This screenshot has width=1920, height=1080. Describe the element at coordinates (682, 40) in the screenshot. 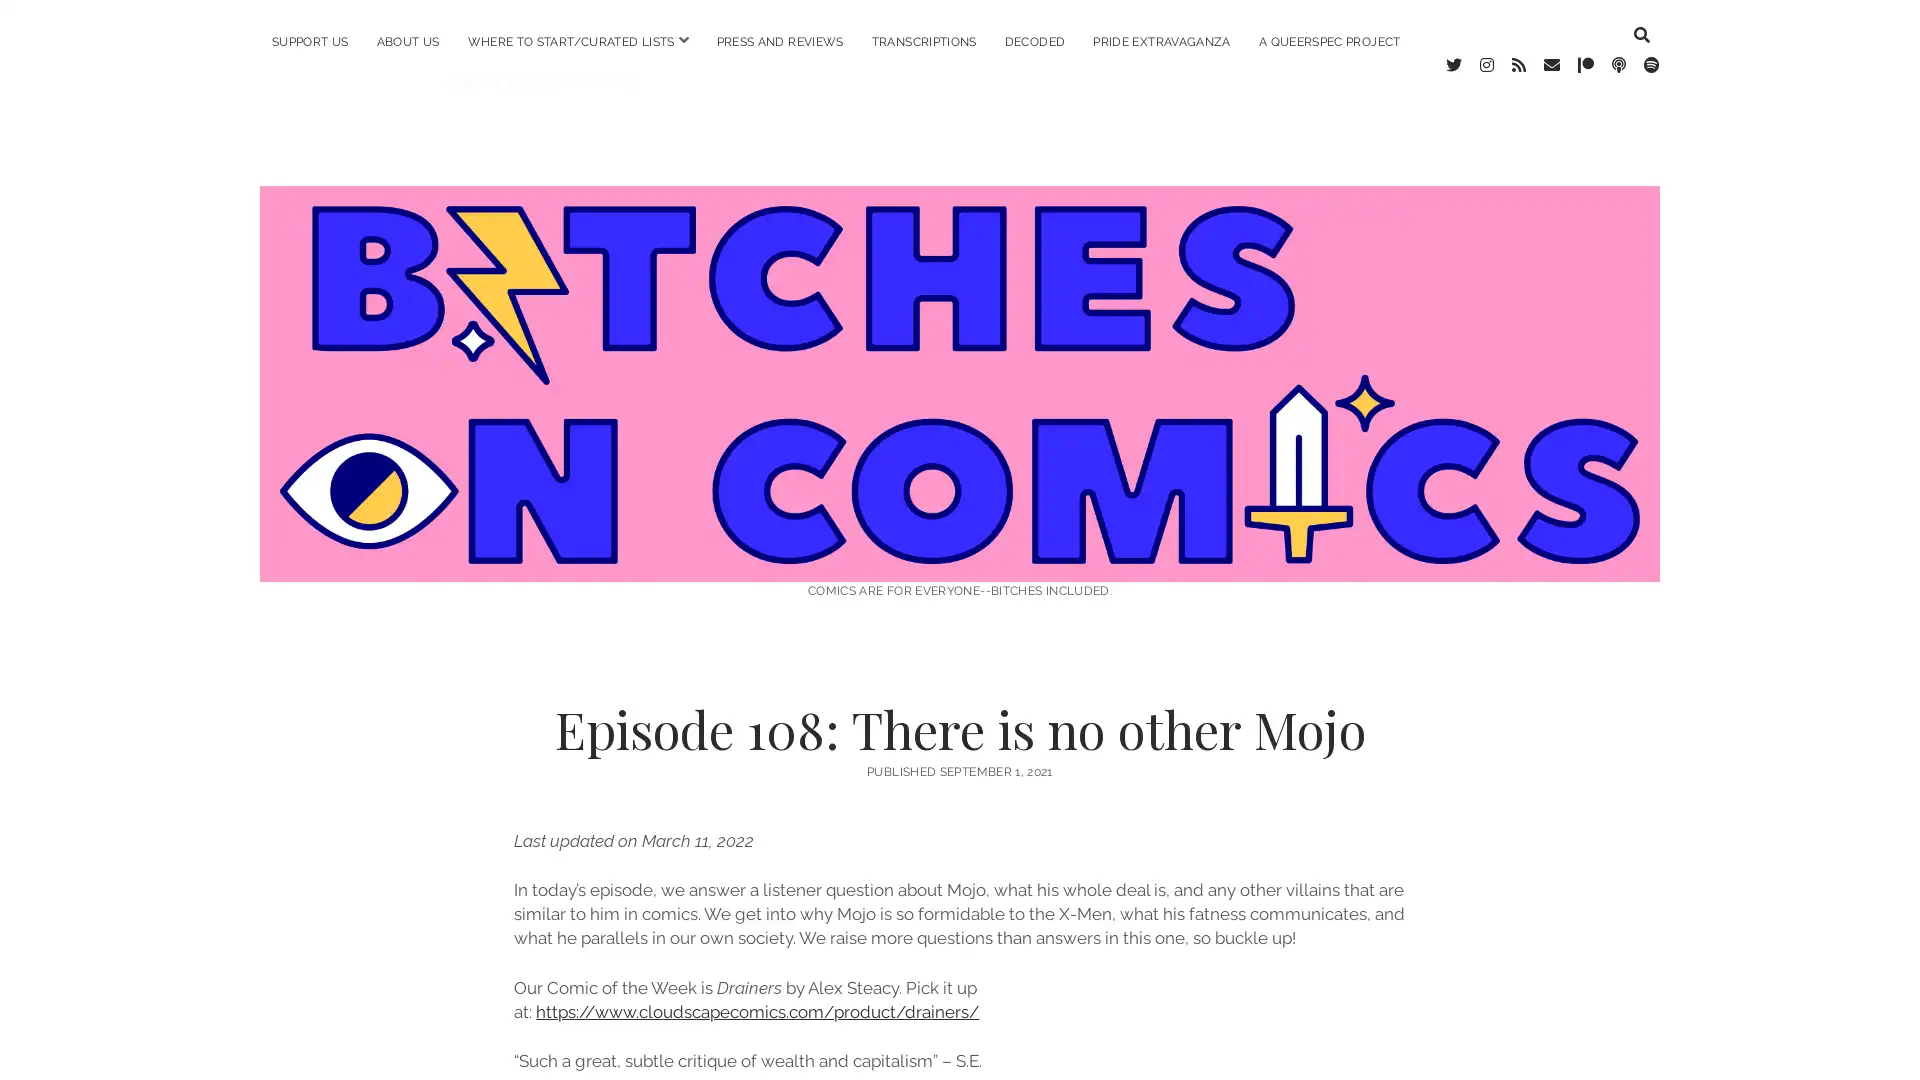

I see `open menu` at that location.